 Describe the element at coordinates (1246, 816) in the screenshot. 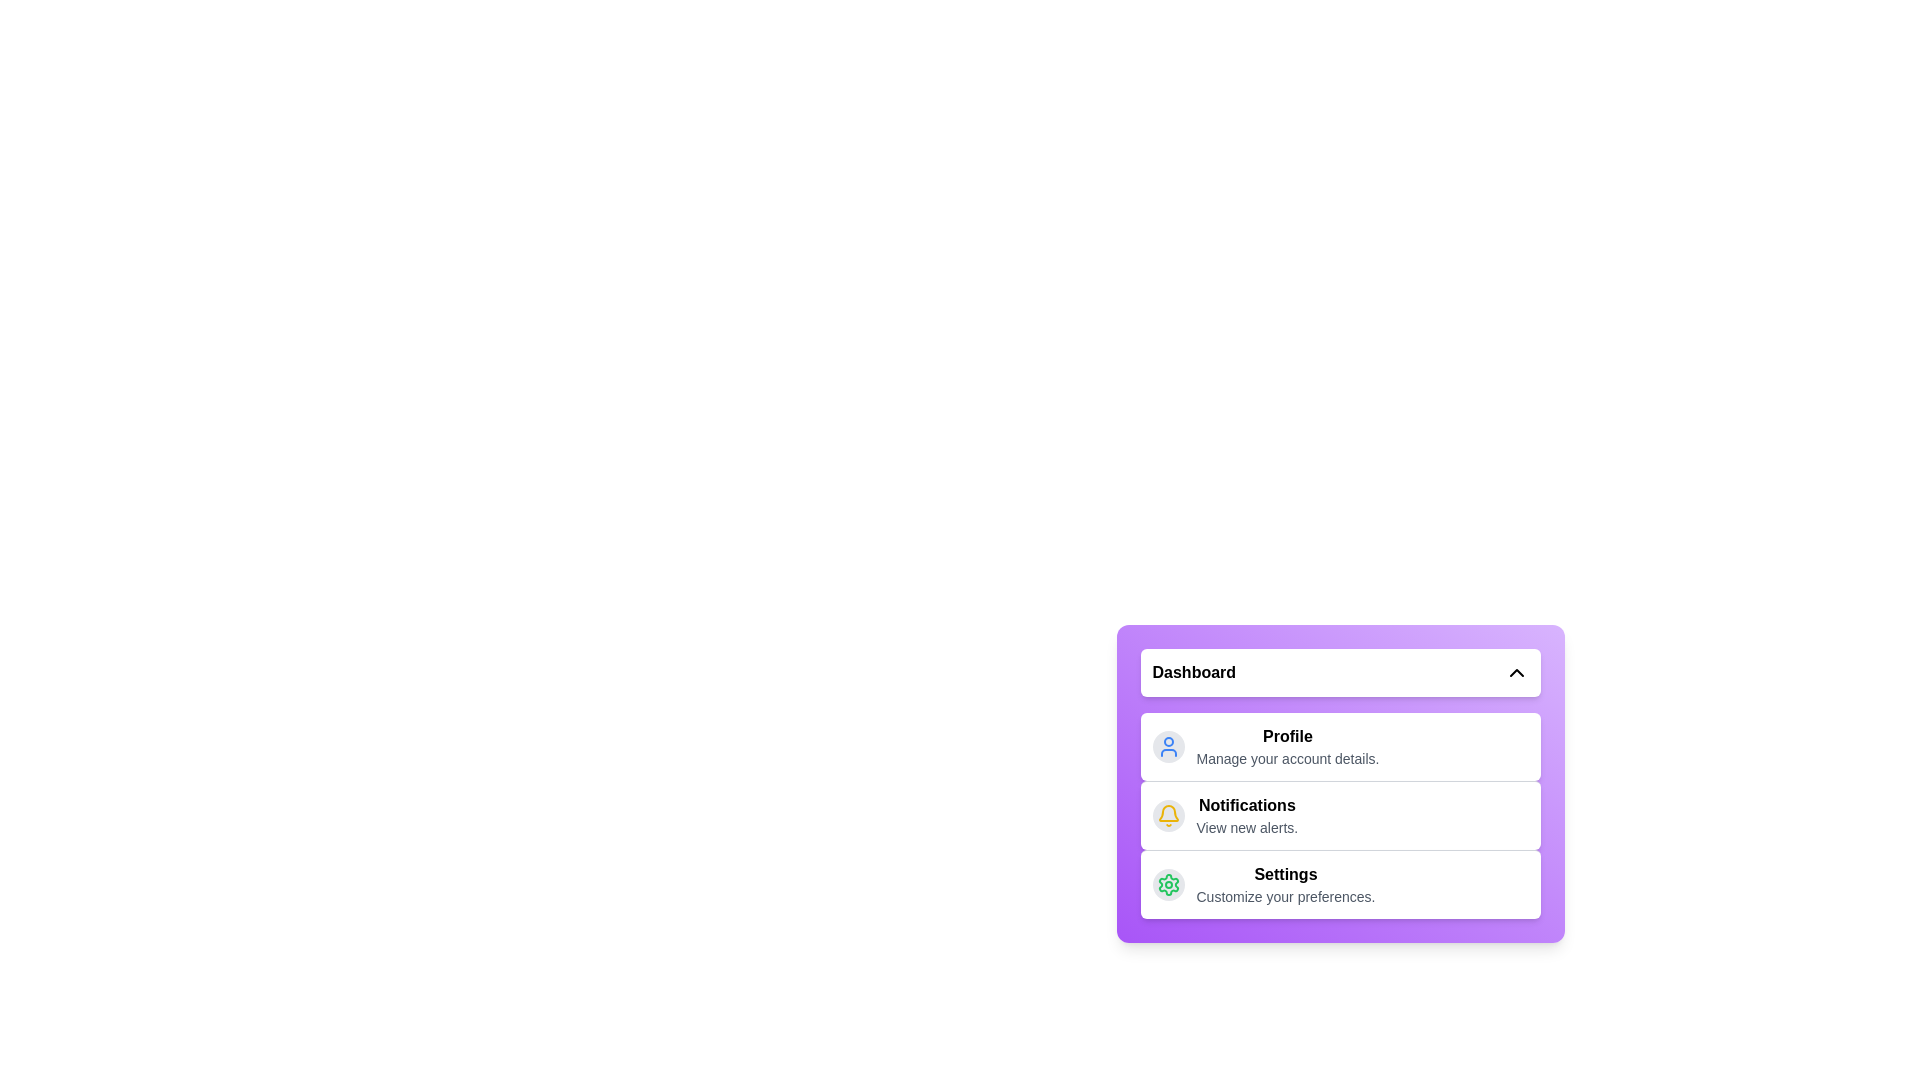

I see `the menu item Notifications to navigate to its content` at that location.